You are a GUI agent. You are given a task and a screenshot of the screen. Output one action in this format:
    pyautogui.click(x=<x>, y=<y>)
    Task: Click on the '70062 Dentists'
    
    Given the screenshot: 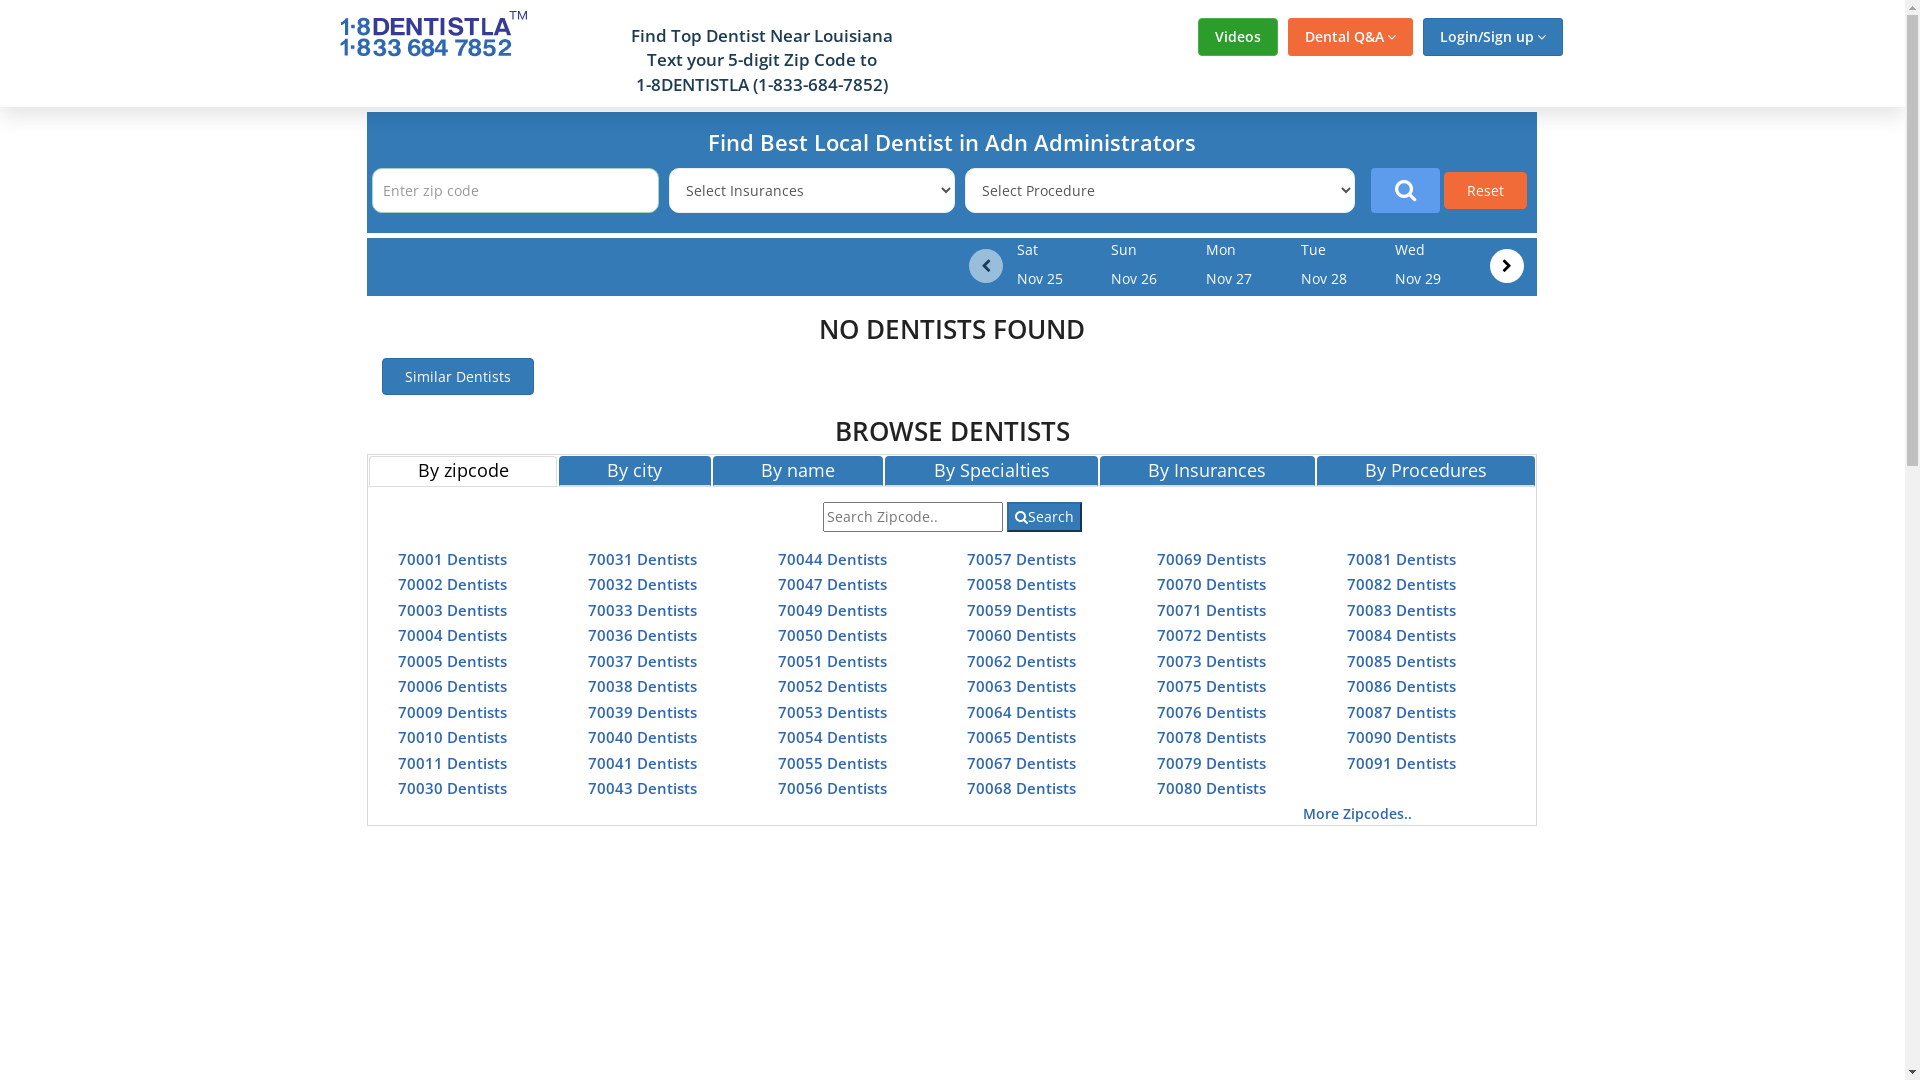 What is the action you would take?
    pyautogui.click(x=1021, y=659)
    